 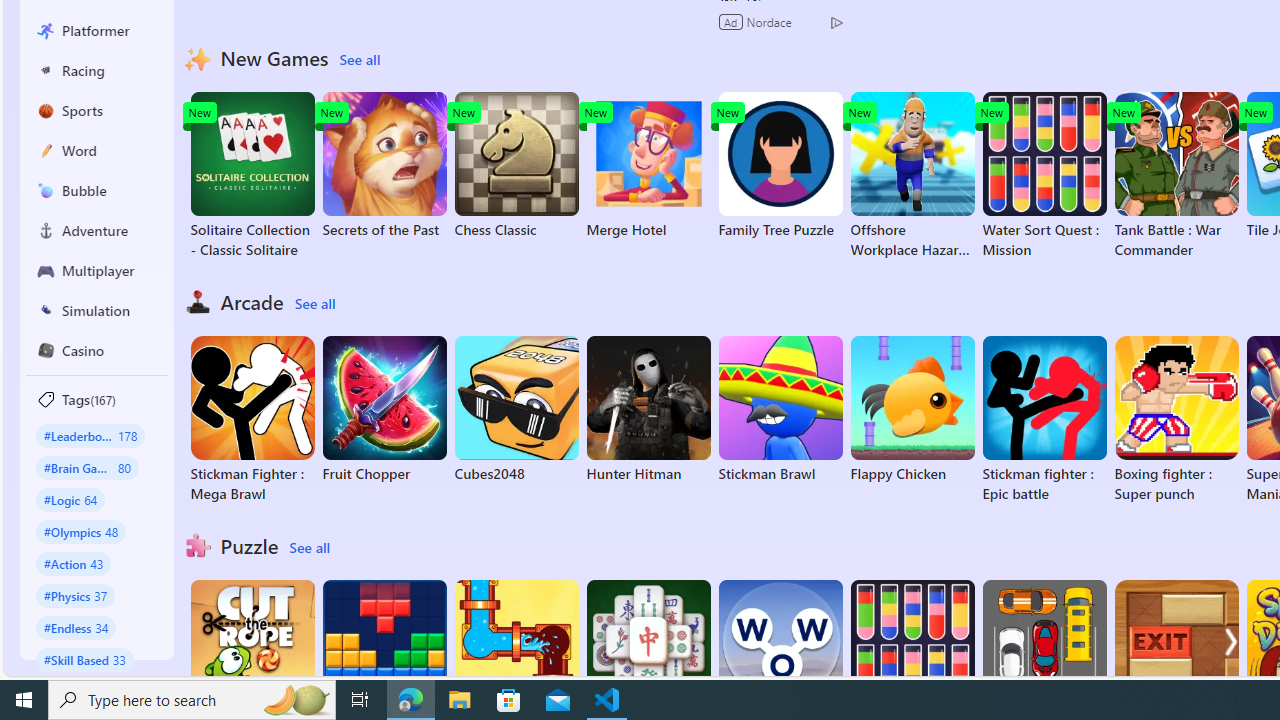 What do you see at coordinates (779, 164) in the screenshot?
I see `'Family Tree Puzzle'` at bounding box center [779, 164].